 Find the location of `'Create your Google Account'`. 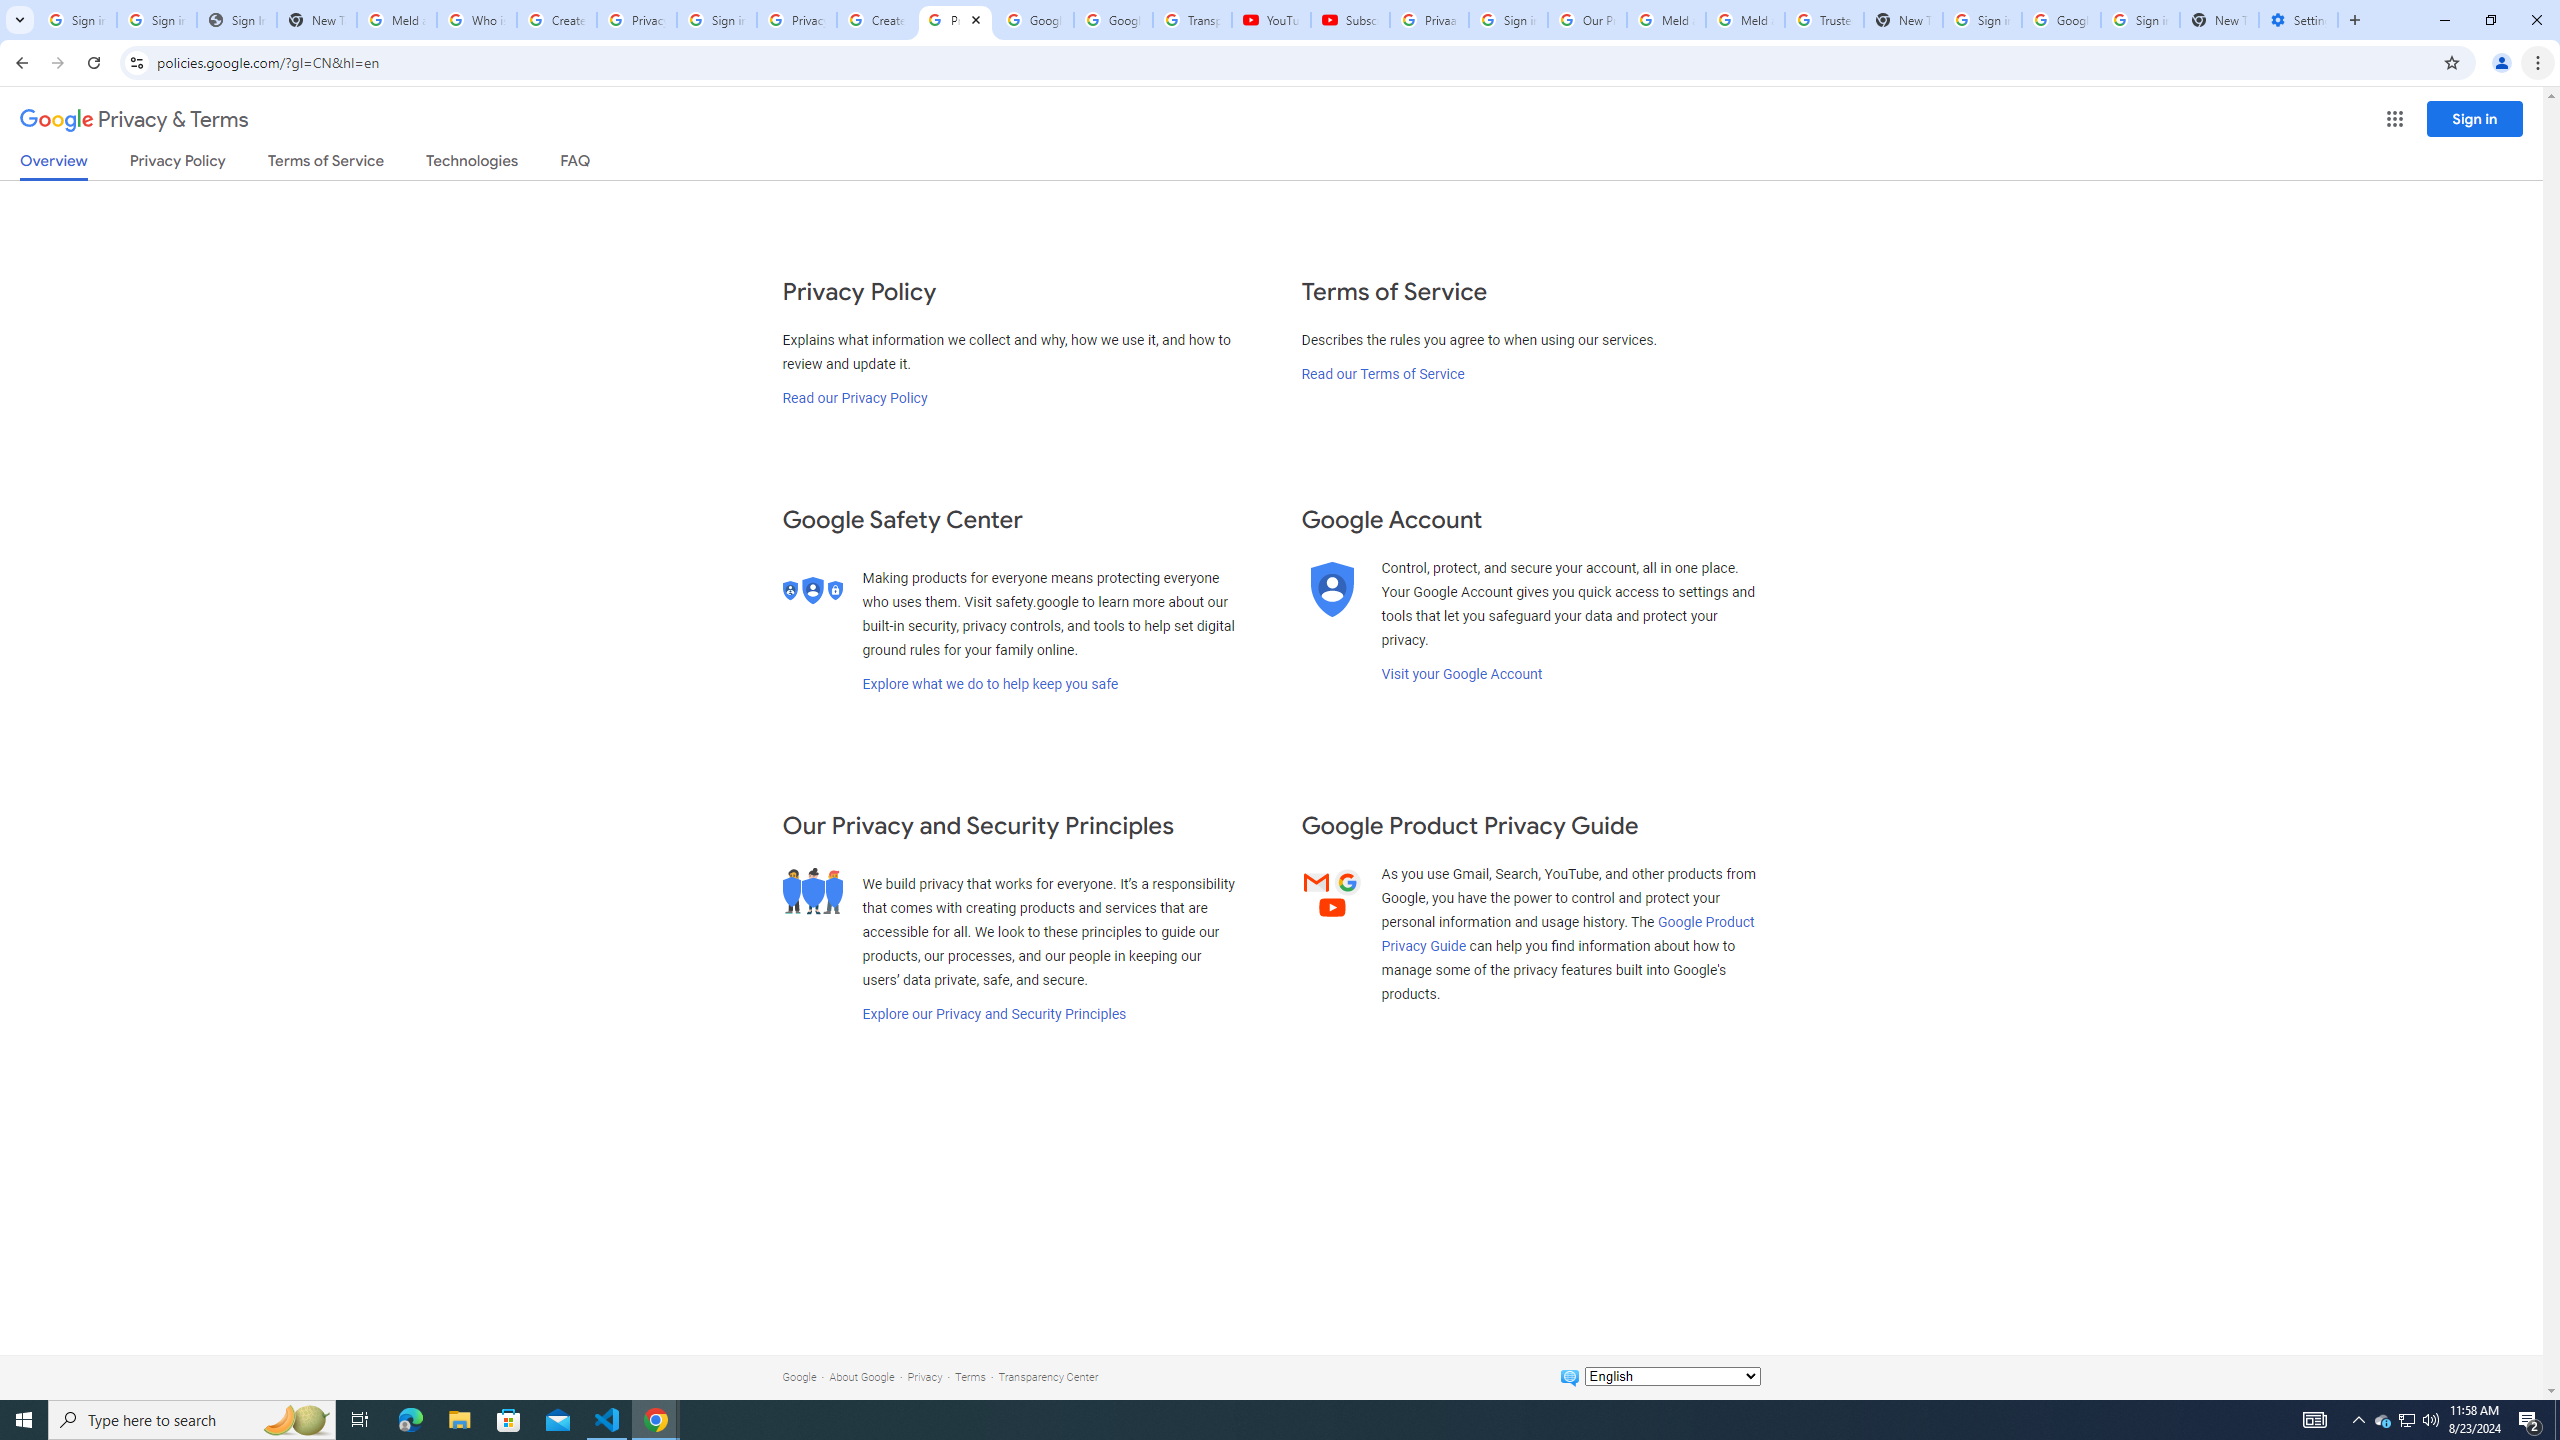

'Create your Google Account' is located at coordinates (875, 19).